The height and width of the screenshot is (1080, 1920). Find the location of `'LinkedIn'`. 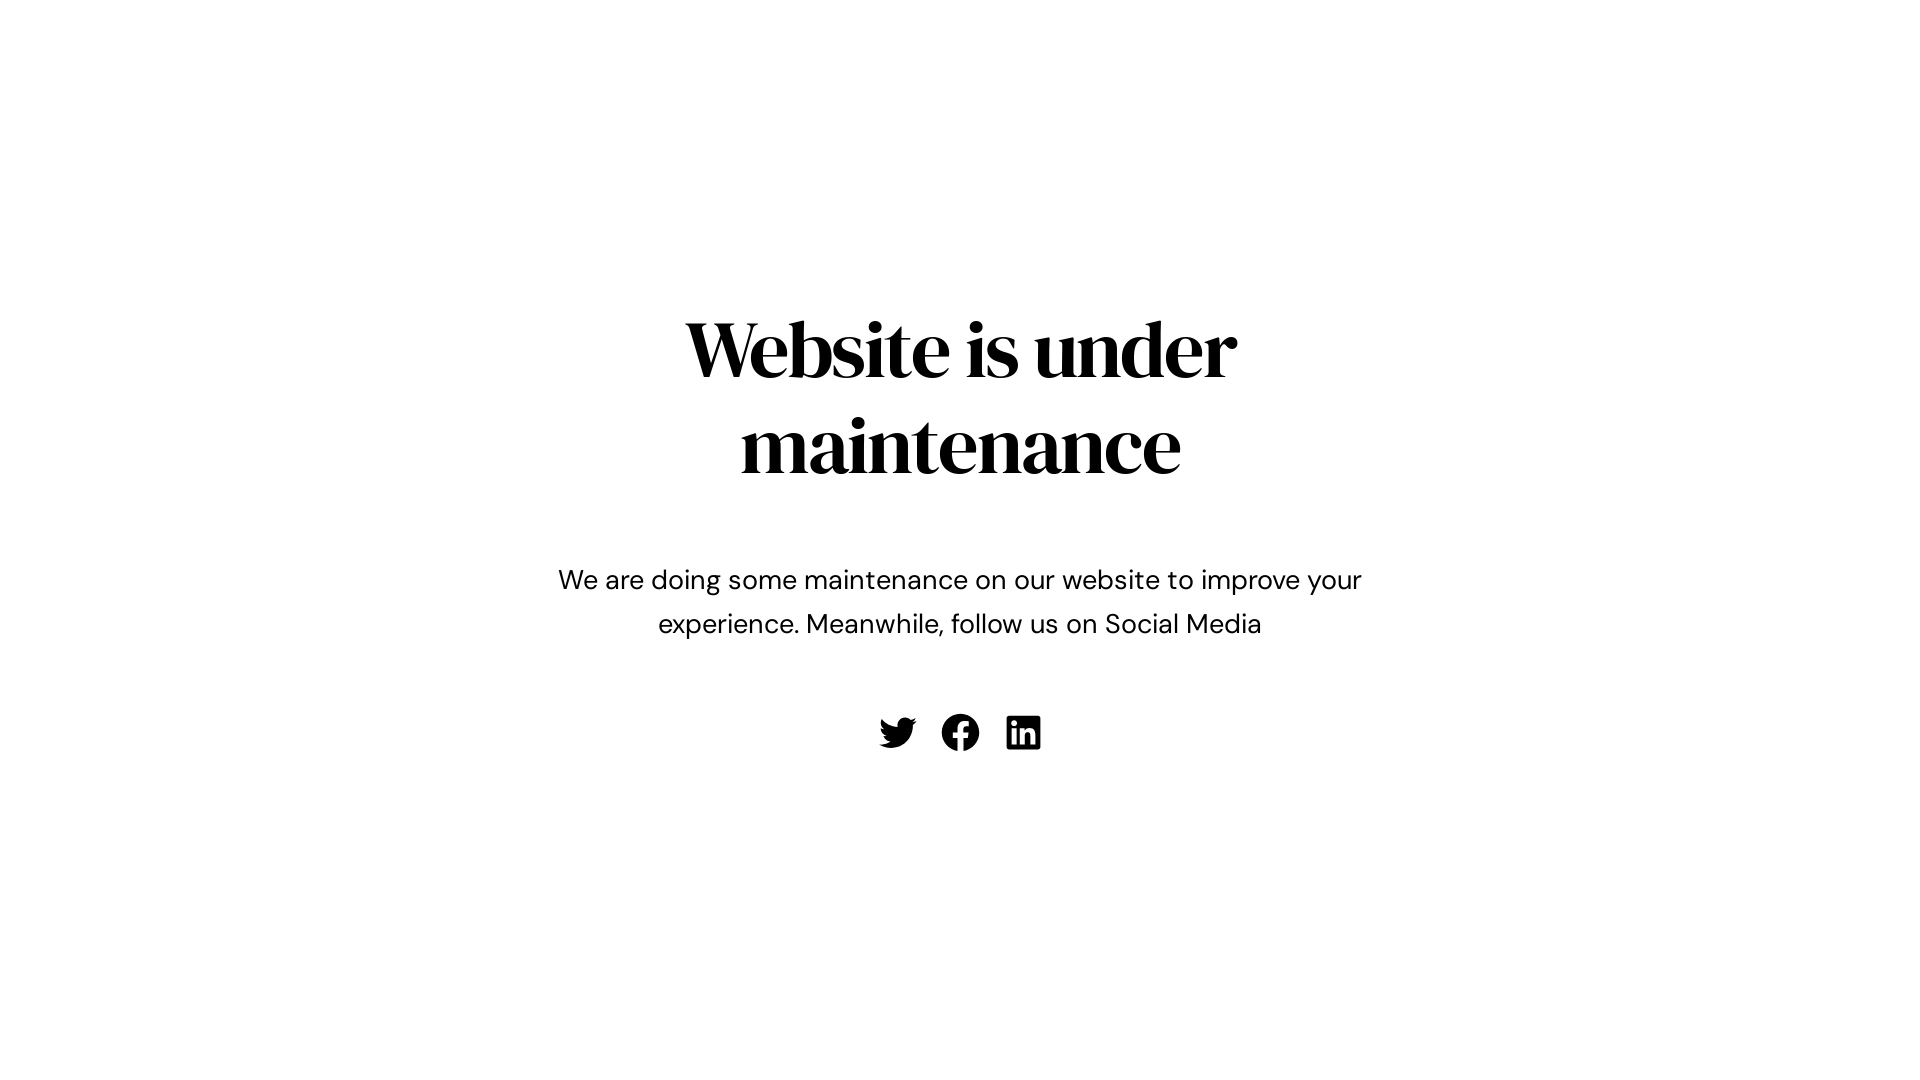

'LinkedIn' is located at coordinates (1022, 732).